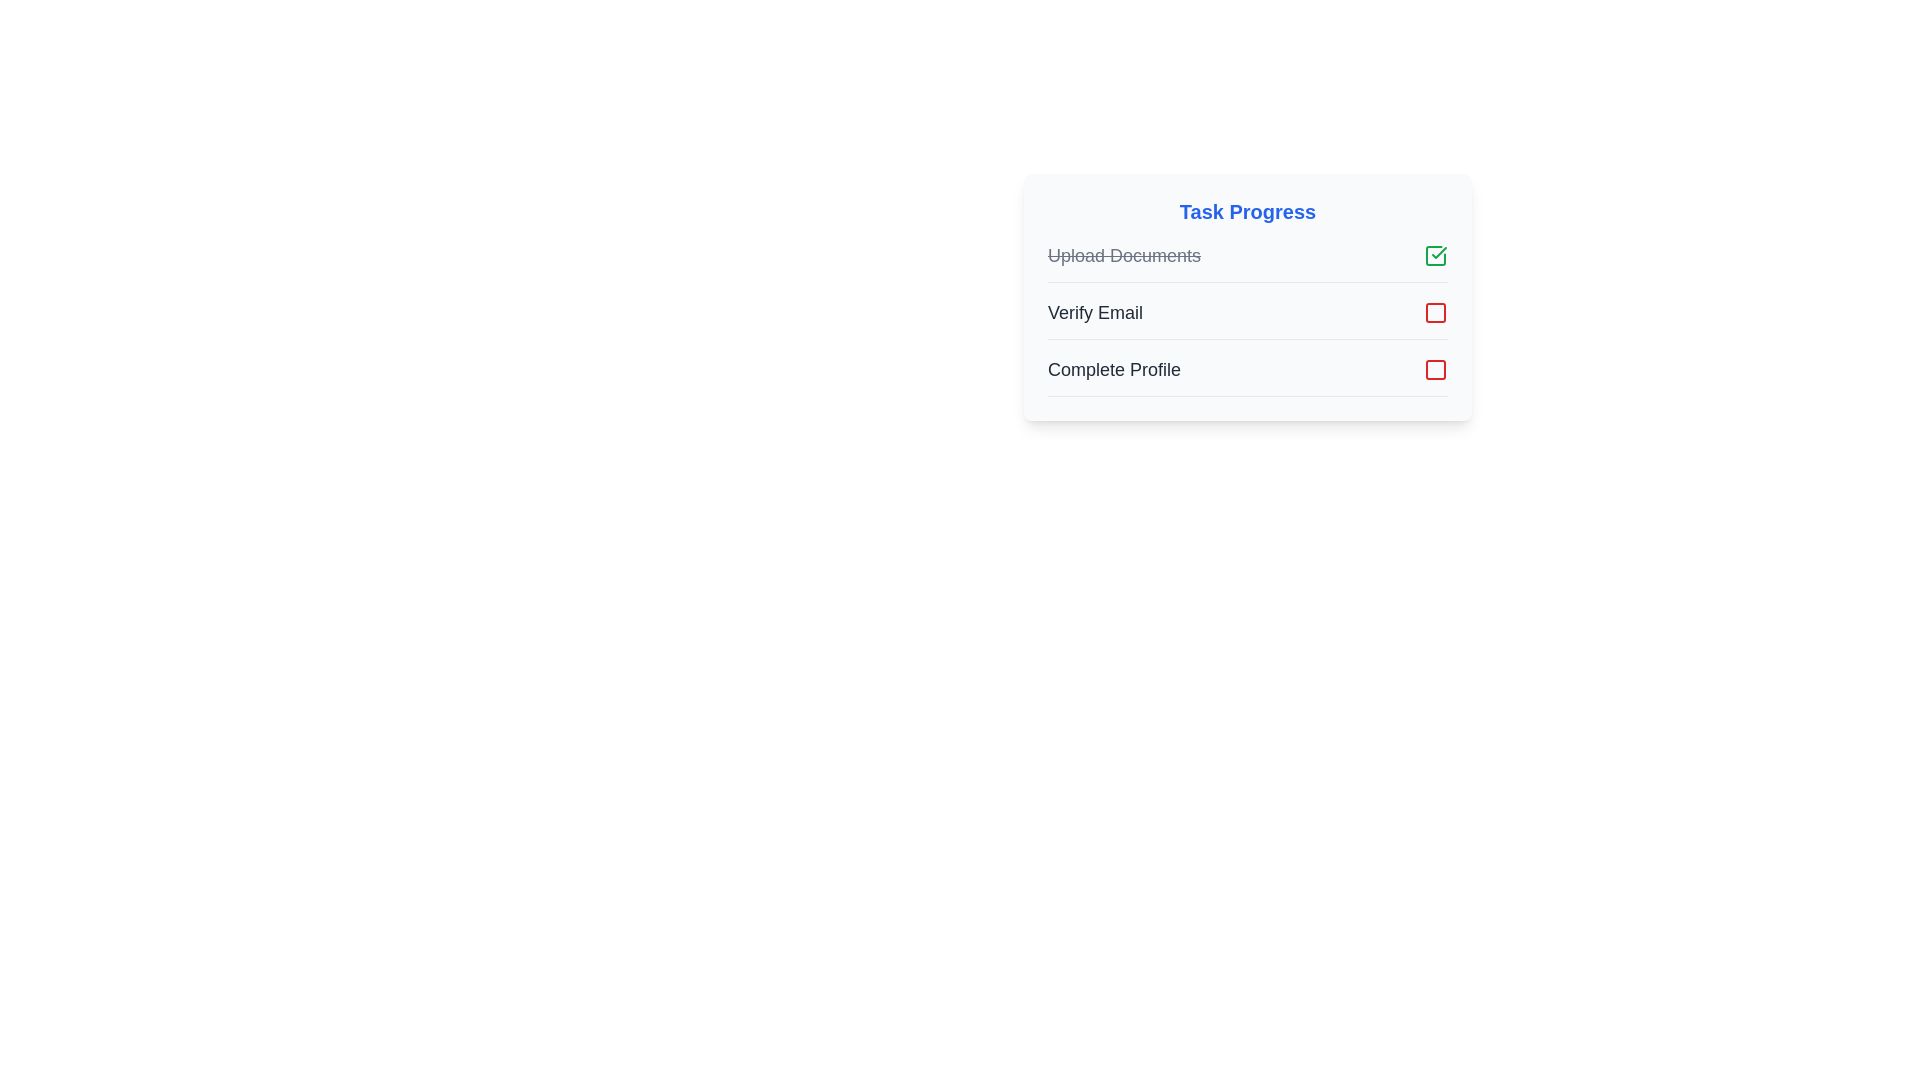 Image resolution: width=1920 pixels, height=1080 pixels. I want to click on the red outlined square icon button located to the right of the 'Complete Profile' text, so click(1434, 370).